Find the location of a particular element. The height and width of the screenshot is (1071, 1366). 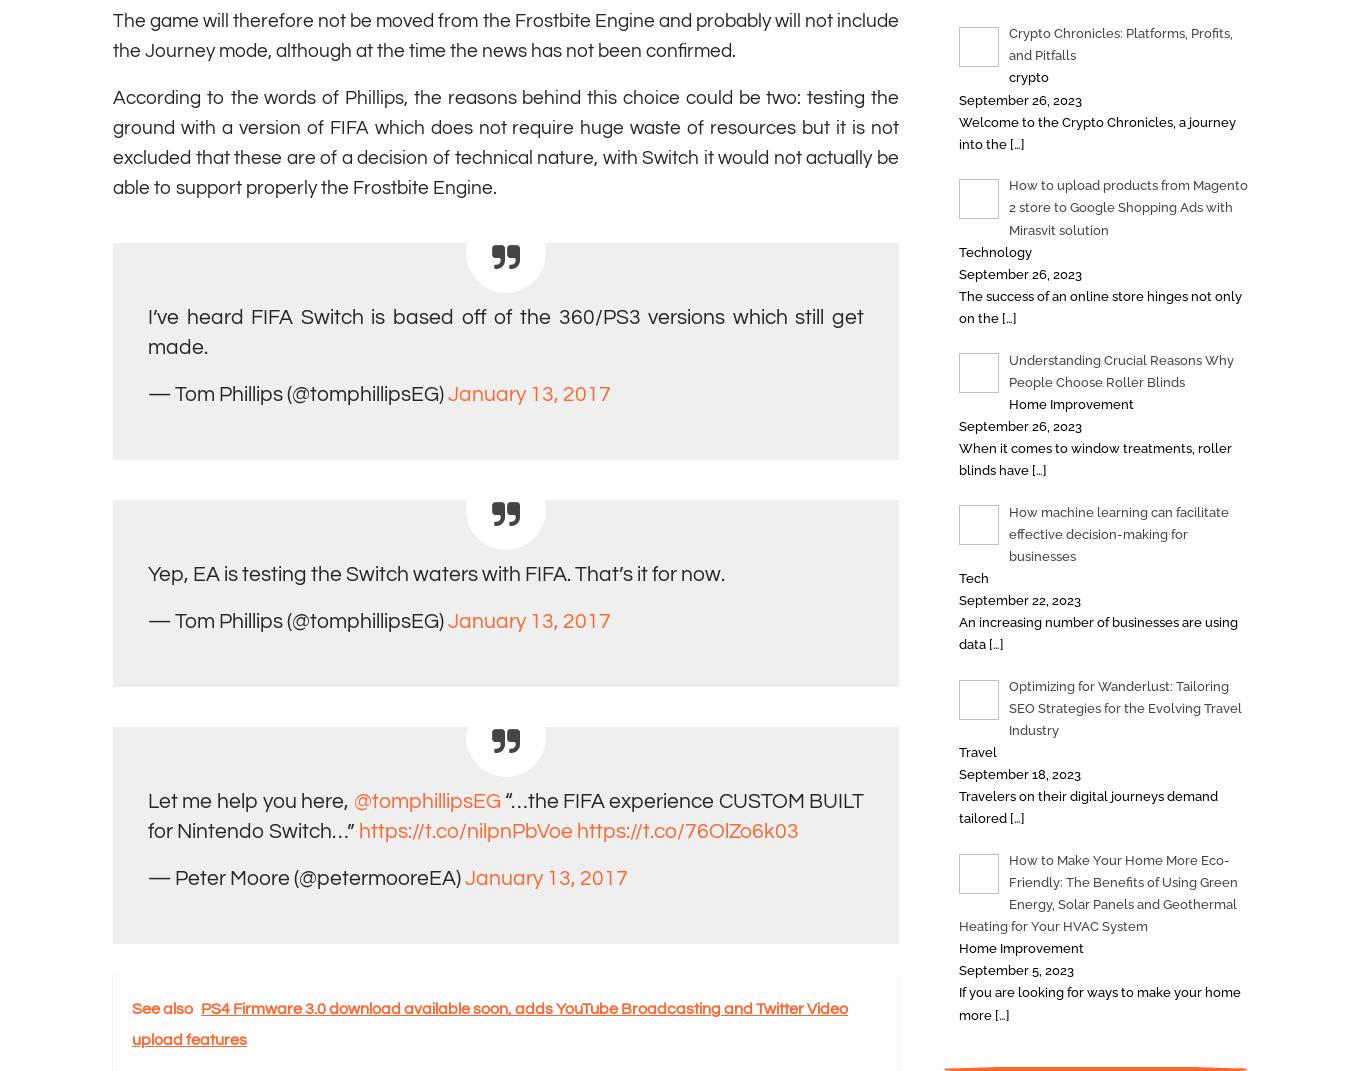

'Travel' is located at coordinates (978, 752).